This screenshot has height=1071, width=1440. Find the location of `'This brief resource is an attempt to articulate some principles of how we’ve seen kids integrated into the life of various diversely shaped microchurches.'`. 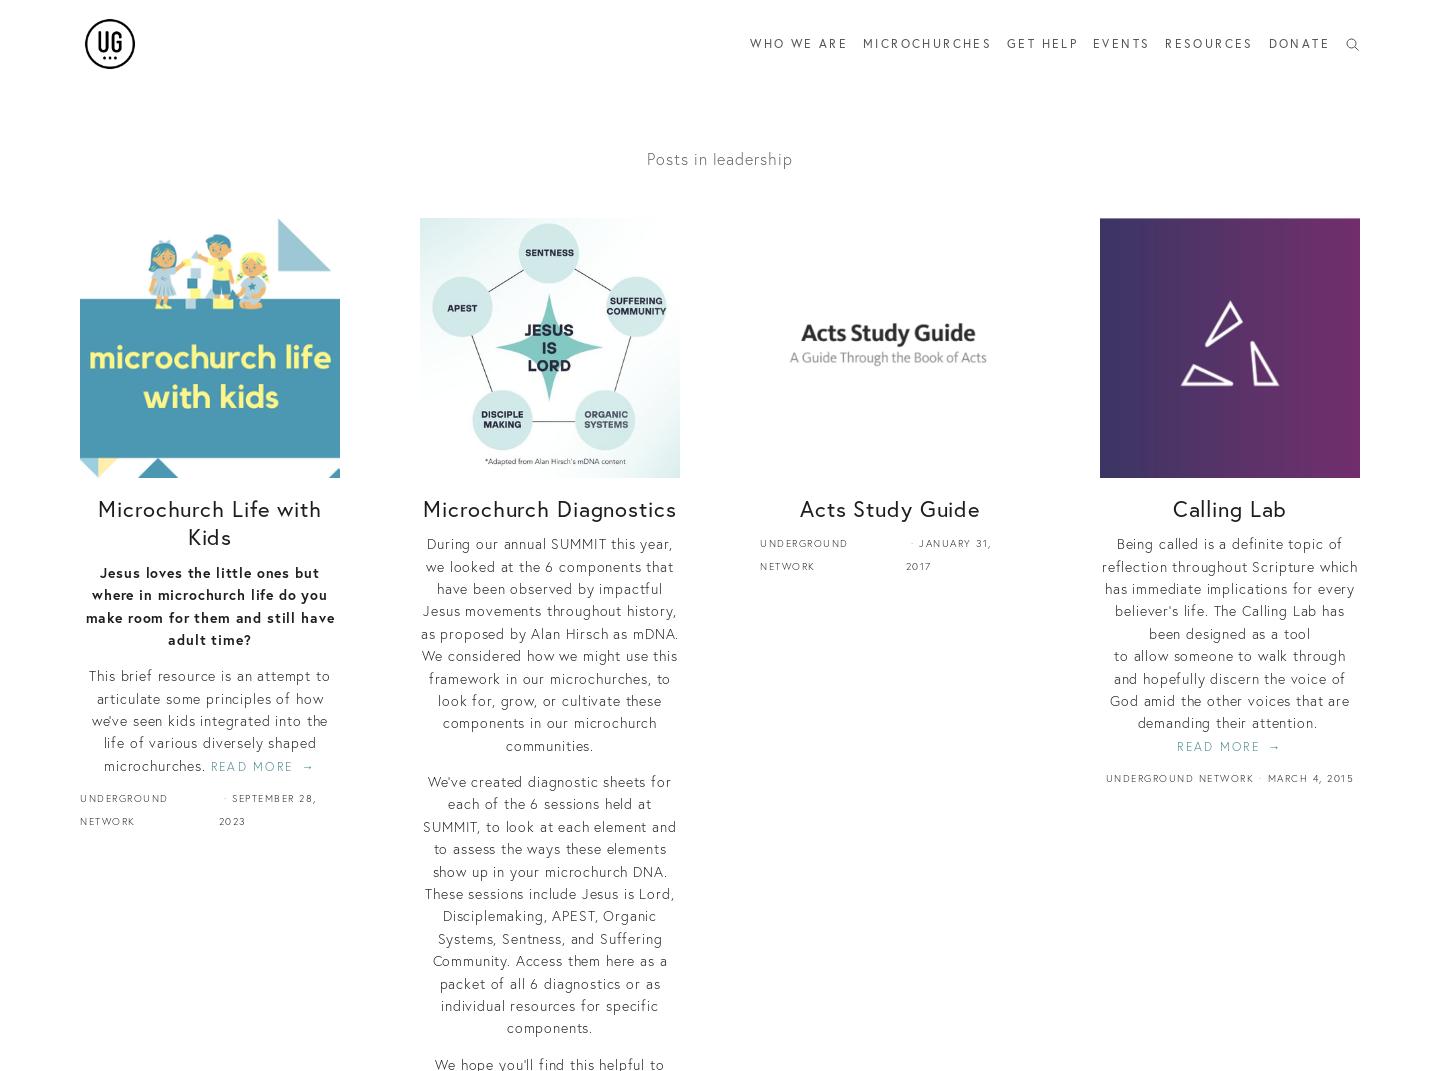

'This brief resource is an attempt to articulate some principles of how we’ve seen kids integrated into the life of various diversely shaped microchurches.' is located at coordinates (209, 720).